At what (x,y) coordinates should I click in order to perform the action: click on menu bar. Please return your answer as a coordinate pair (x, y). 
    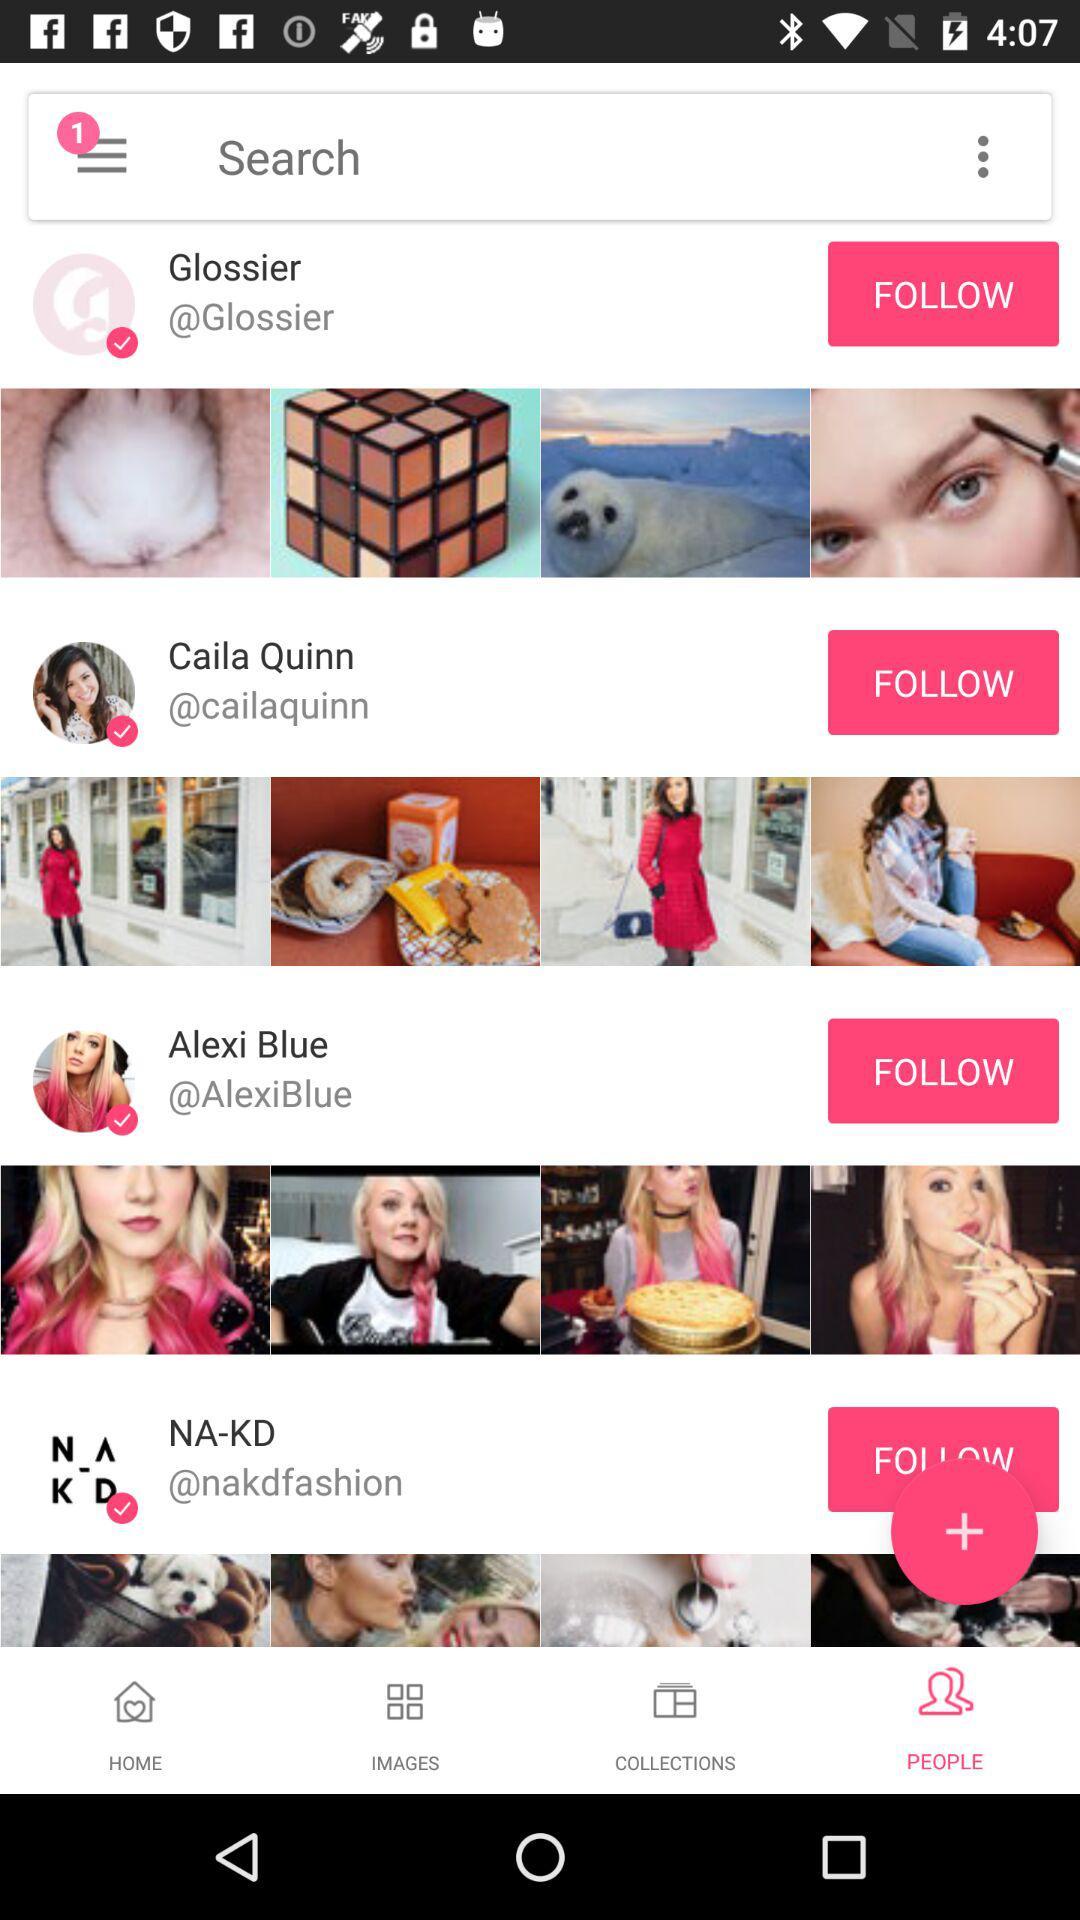
    Looking at the image, I should click on (982, 155).